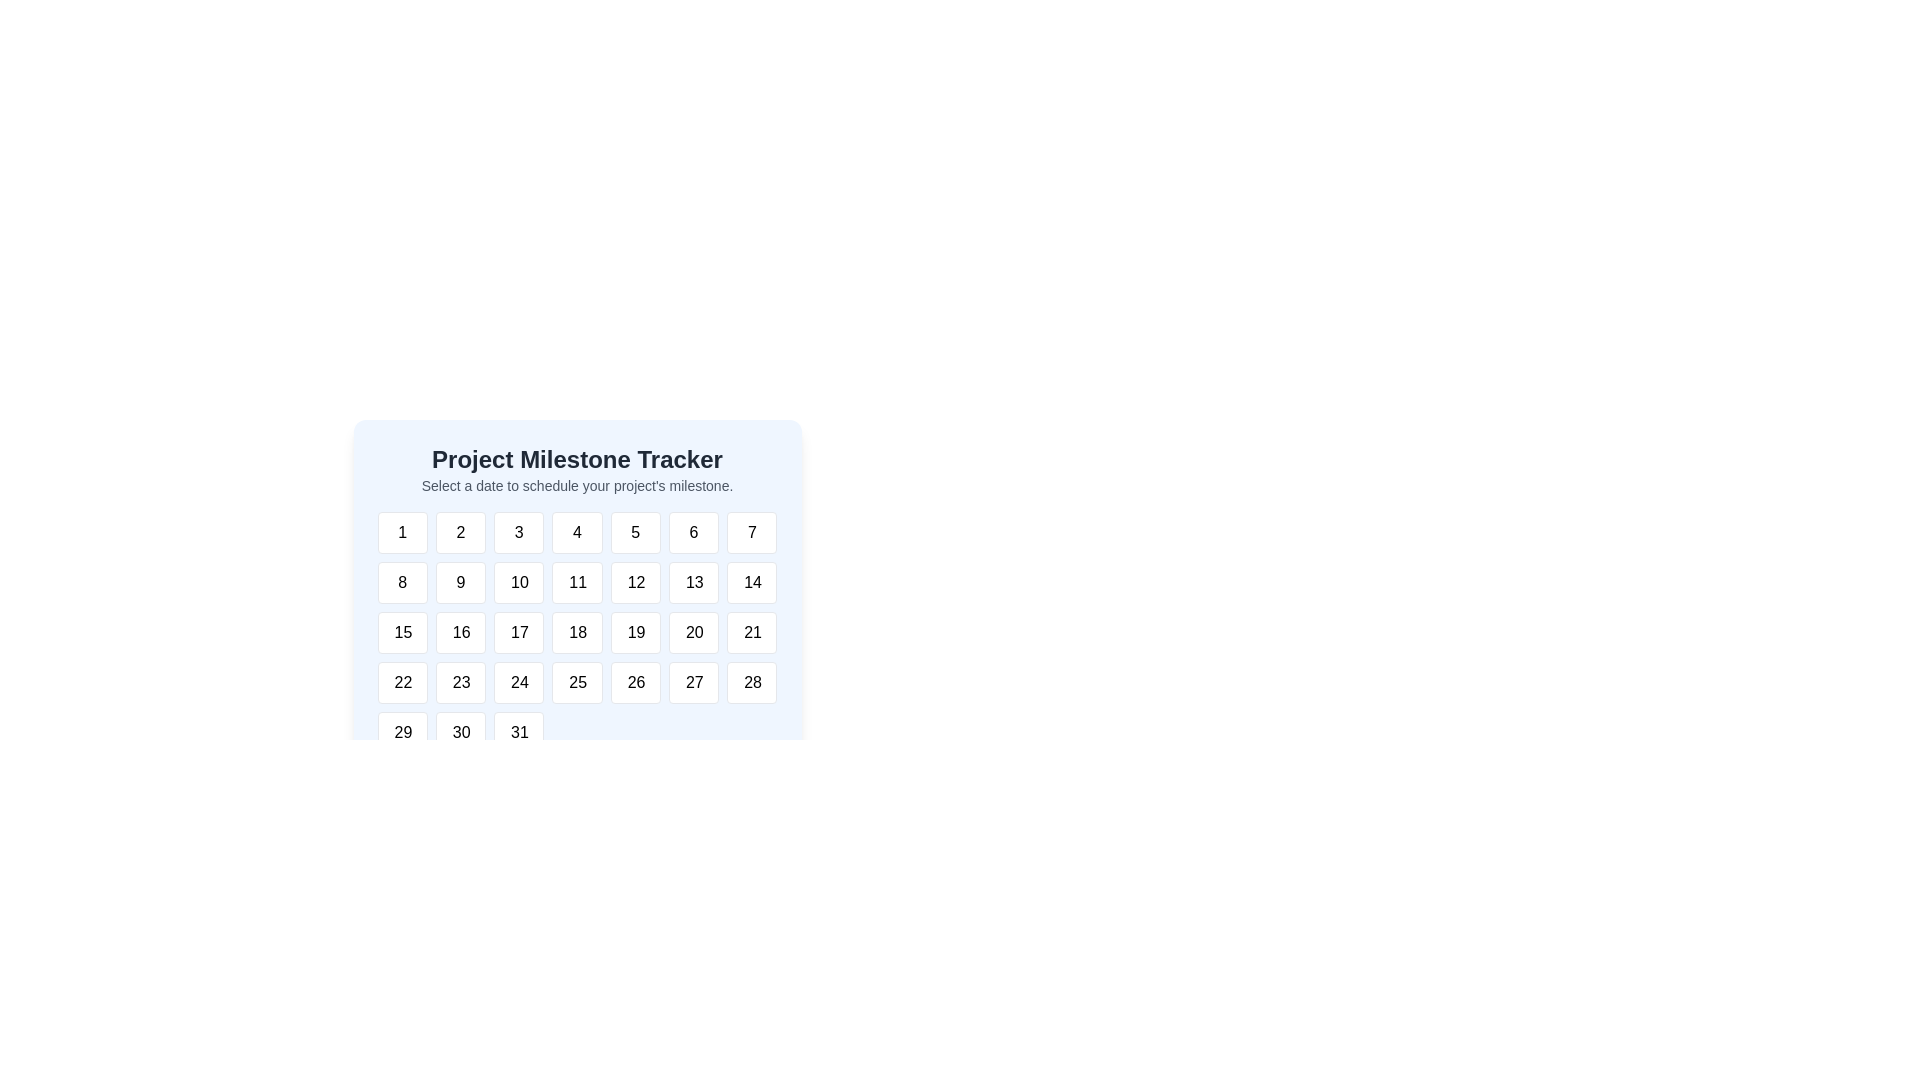 The image size is (1920, 1080). Describe the element at coordinates (401, 732) in the screenshot. I see `the button labeled '29' located in the sixth row and first column of the grid under 'Project Milestone Tracker'` at that location.